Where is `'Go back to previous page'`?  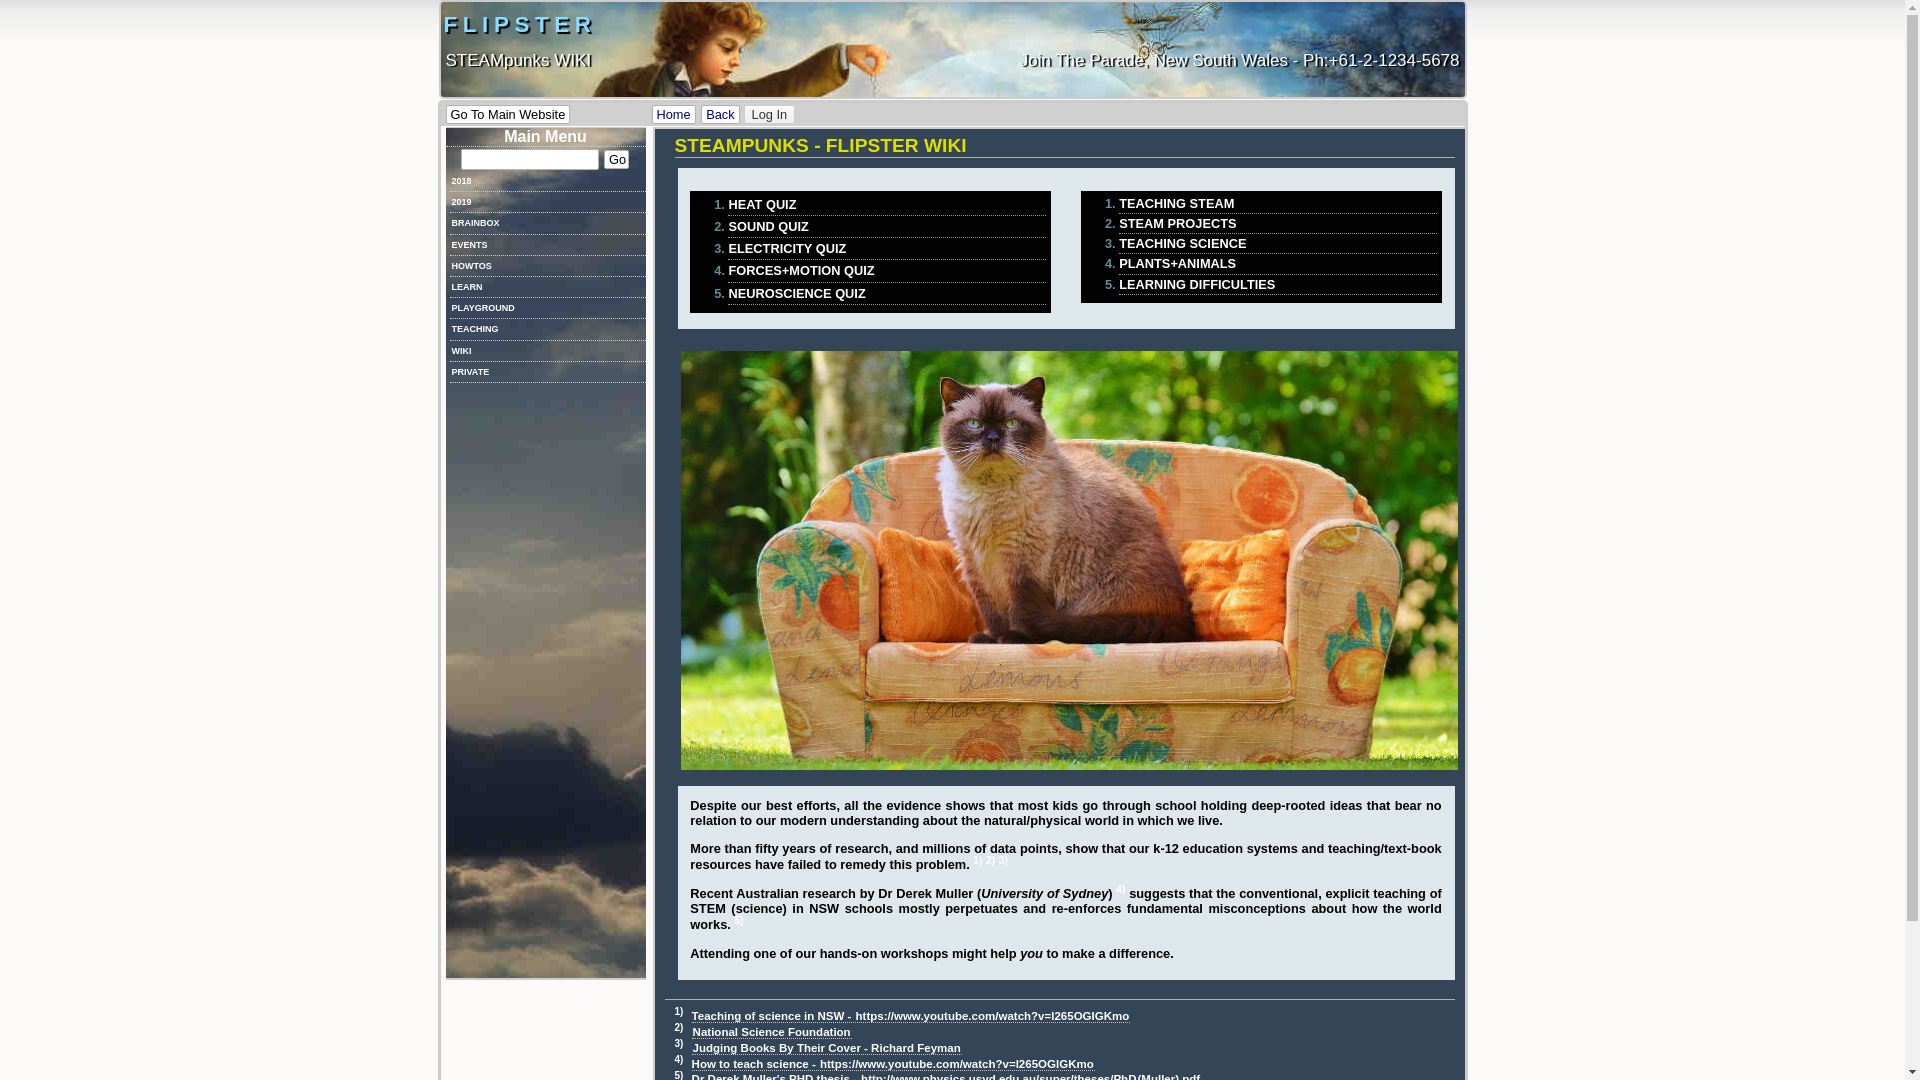
'Go back to previous page' is located at coordinates (700, 114).